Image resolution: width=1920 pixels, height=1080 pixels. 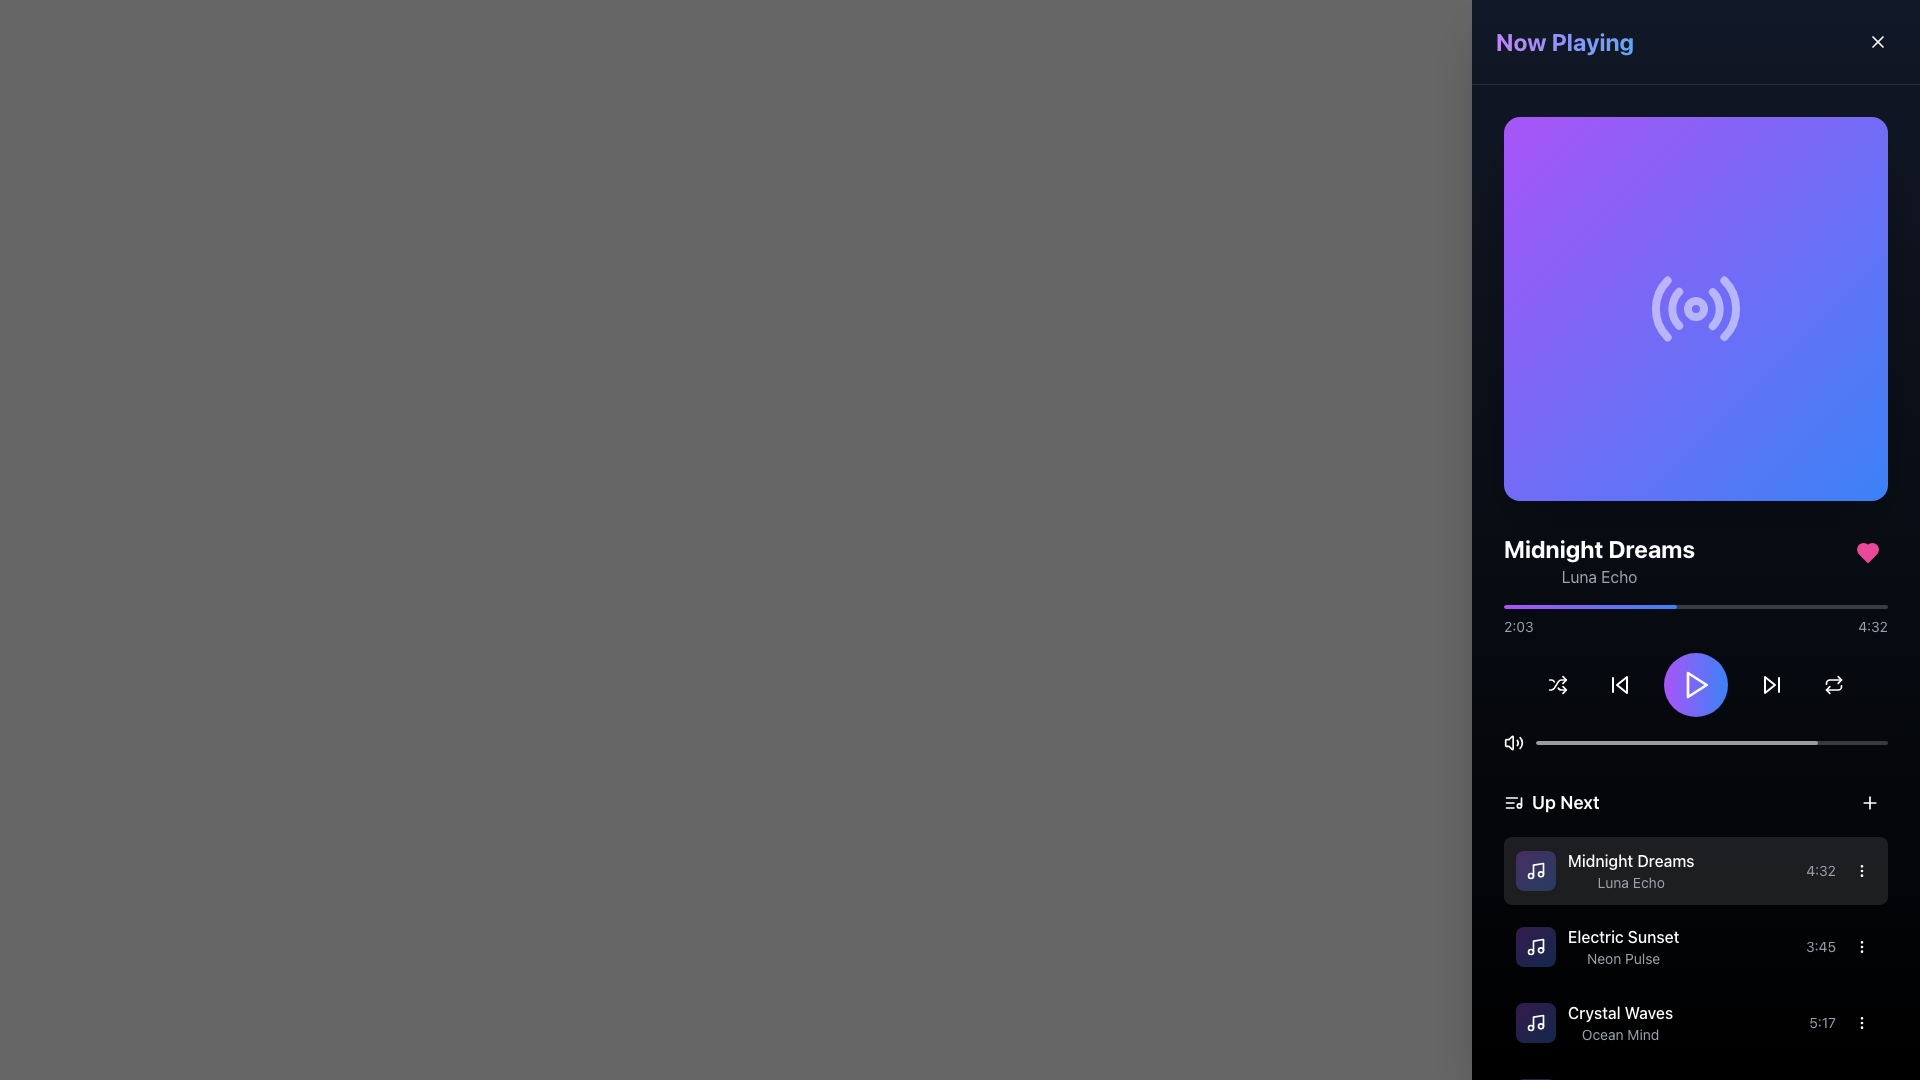 What do you see at coordinates (1591, 605) in the screenshot?
I see `the audio progress` at bounding box center [1591, 605].